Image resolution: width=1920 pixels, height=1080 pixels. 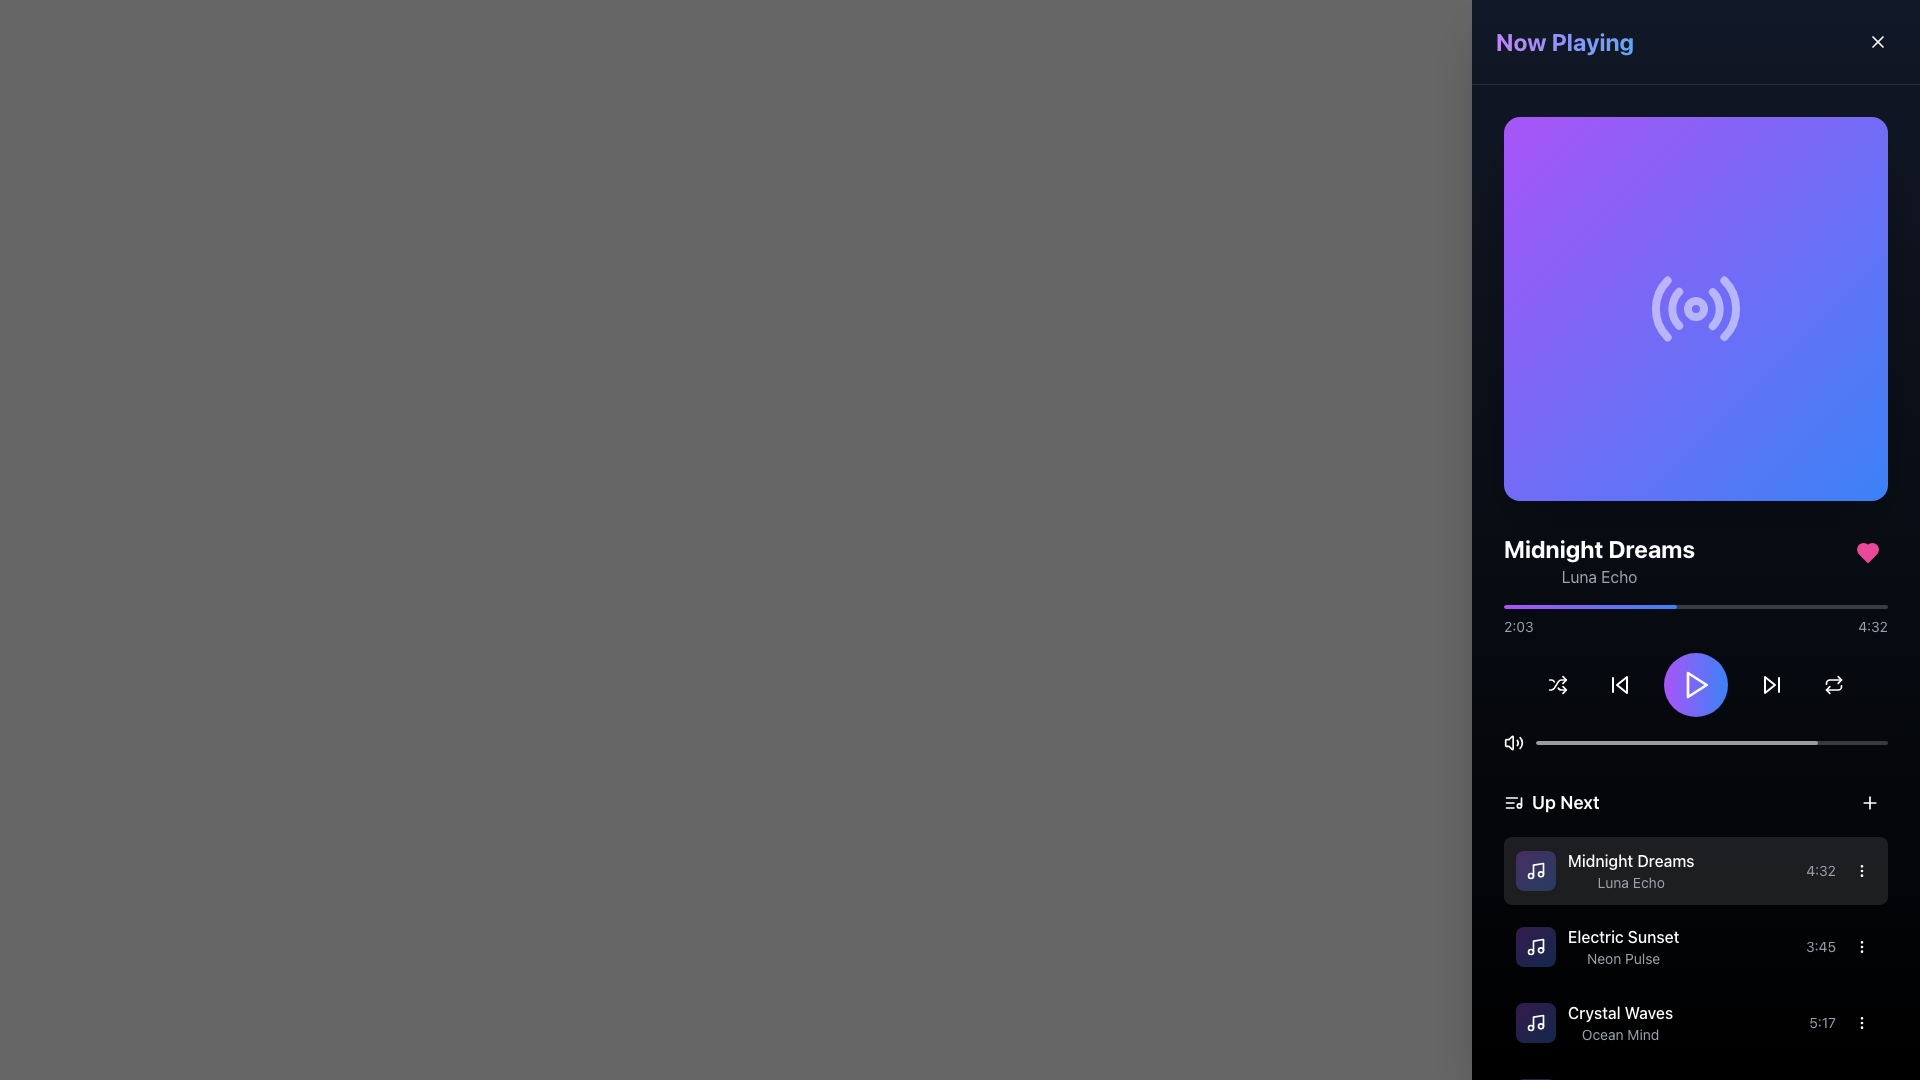 What do you see at coordinates (1591, 605) in the screenshot?
I see `the audio progress` at bounding box center [1591, 605].